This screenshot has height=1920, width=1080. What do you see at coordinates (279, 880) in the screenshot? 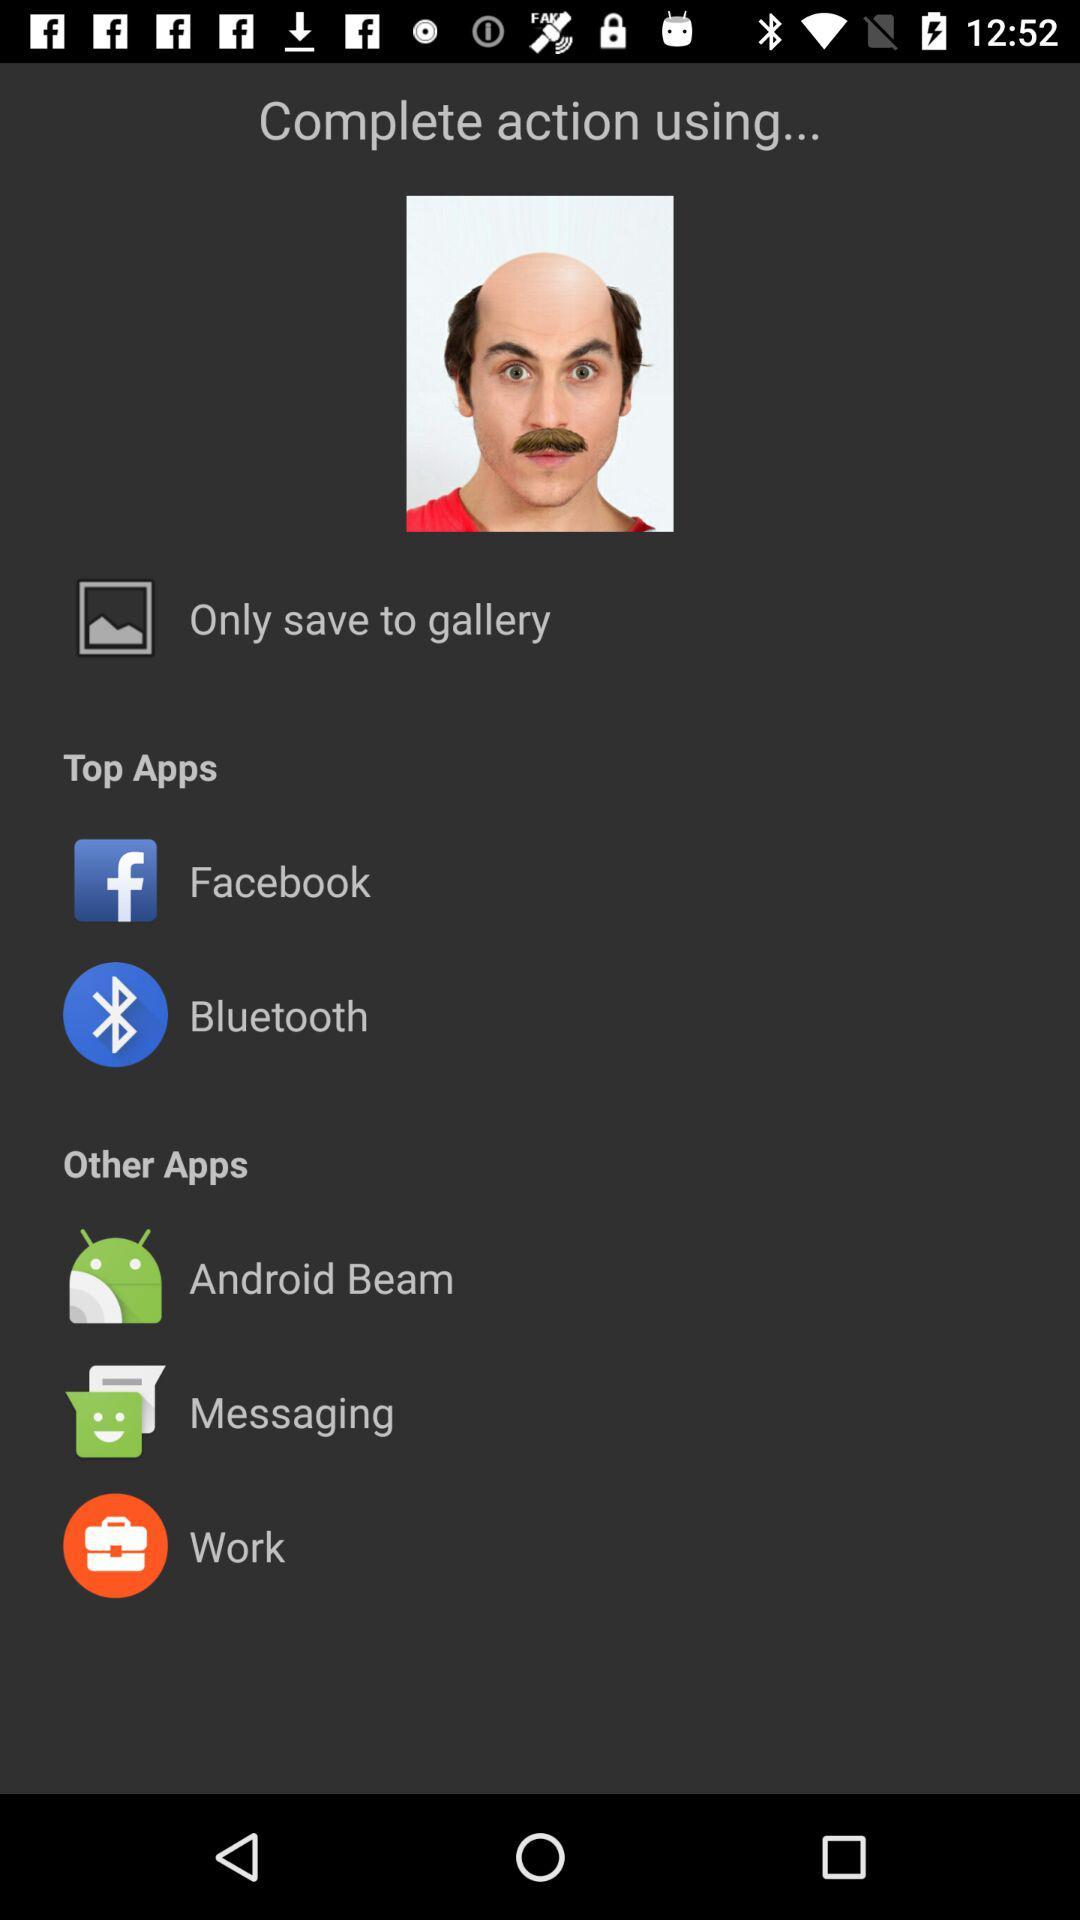
I see `facebook item` at bounding box center [279, 880].